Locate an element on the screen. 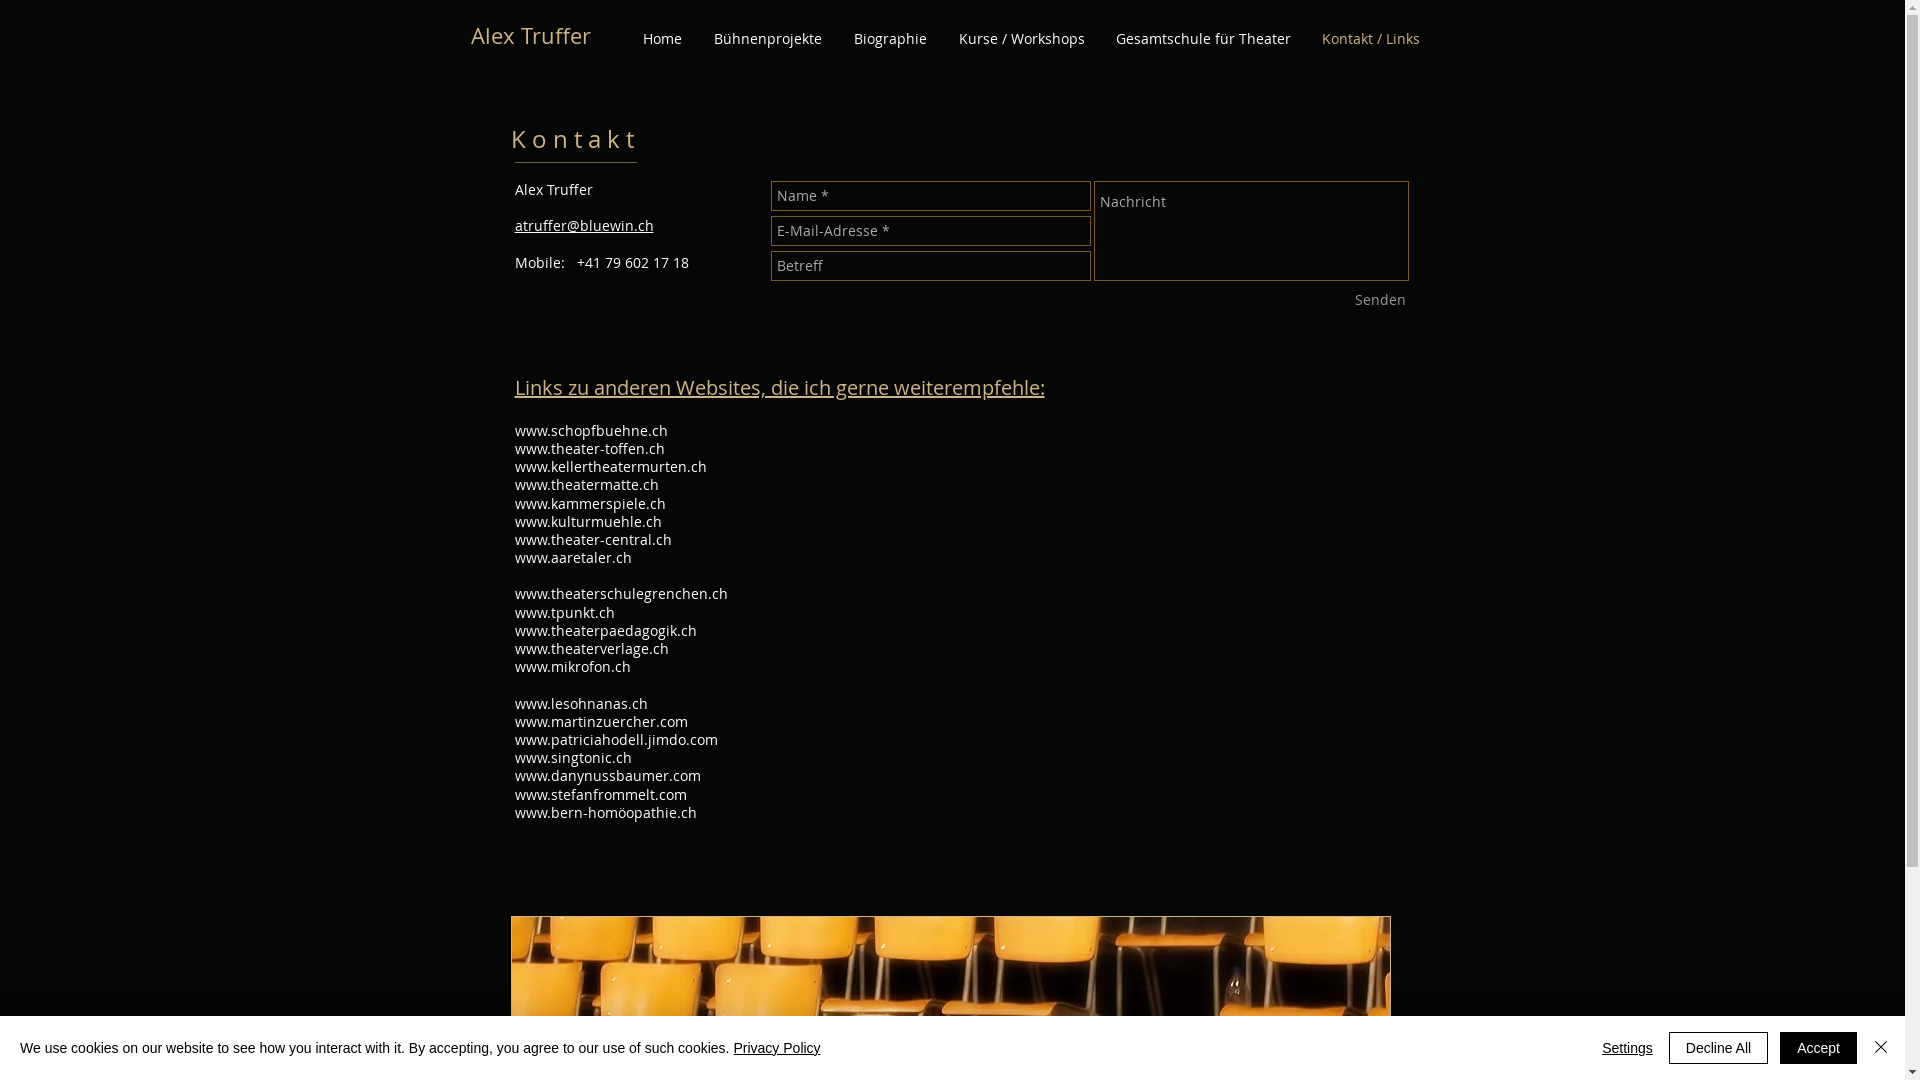 The width and height of the screenshot is (1920, 1080). 'www.theaterschulegrenchen.ch' is located at coordinates (619, 592).